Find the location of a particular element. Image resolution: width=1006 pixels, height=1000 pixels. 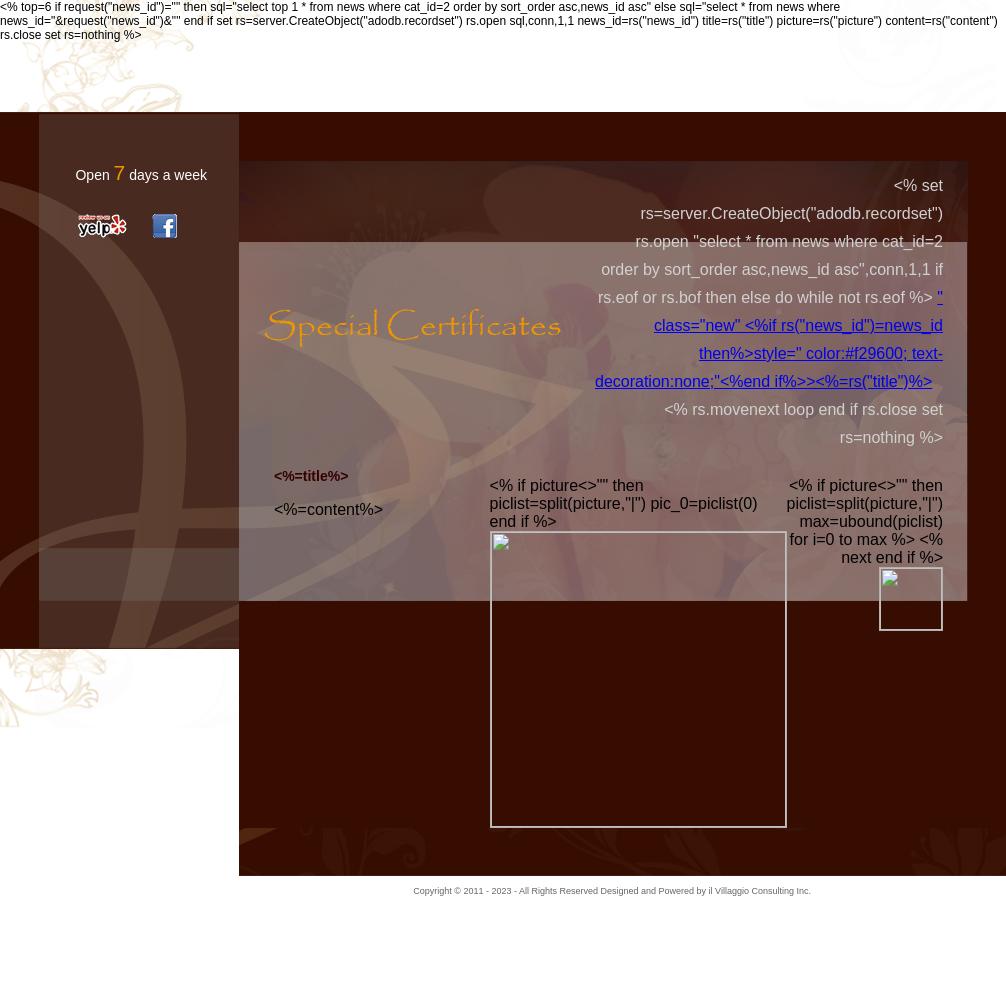

'<%
						  if picture<>"" then
						   piclist=split(picture,"|")
						   max=ubound(piclist)
						   for i=0 to max
						  %>
                            
                          <%
						    next
						  end if
						  %>' is located at coordinates (863, 521).